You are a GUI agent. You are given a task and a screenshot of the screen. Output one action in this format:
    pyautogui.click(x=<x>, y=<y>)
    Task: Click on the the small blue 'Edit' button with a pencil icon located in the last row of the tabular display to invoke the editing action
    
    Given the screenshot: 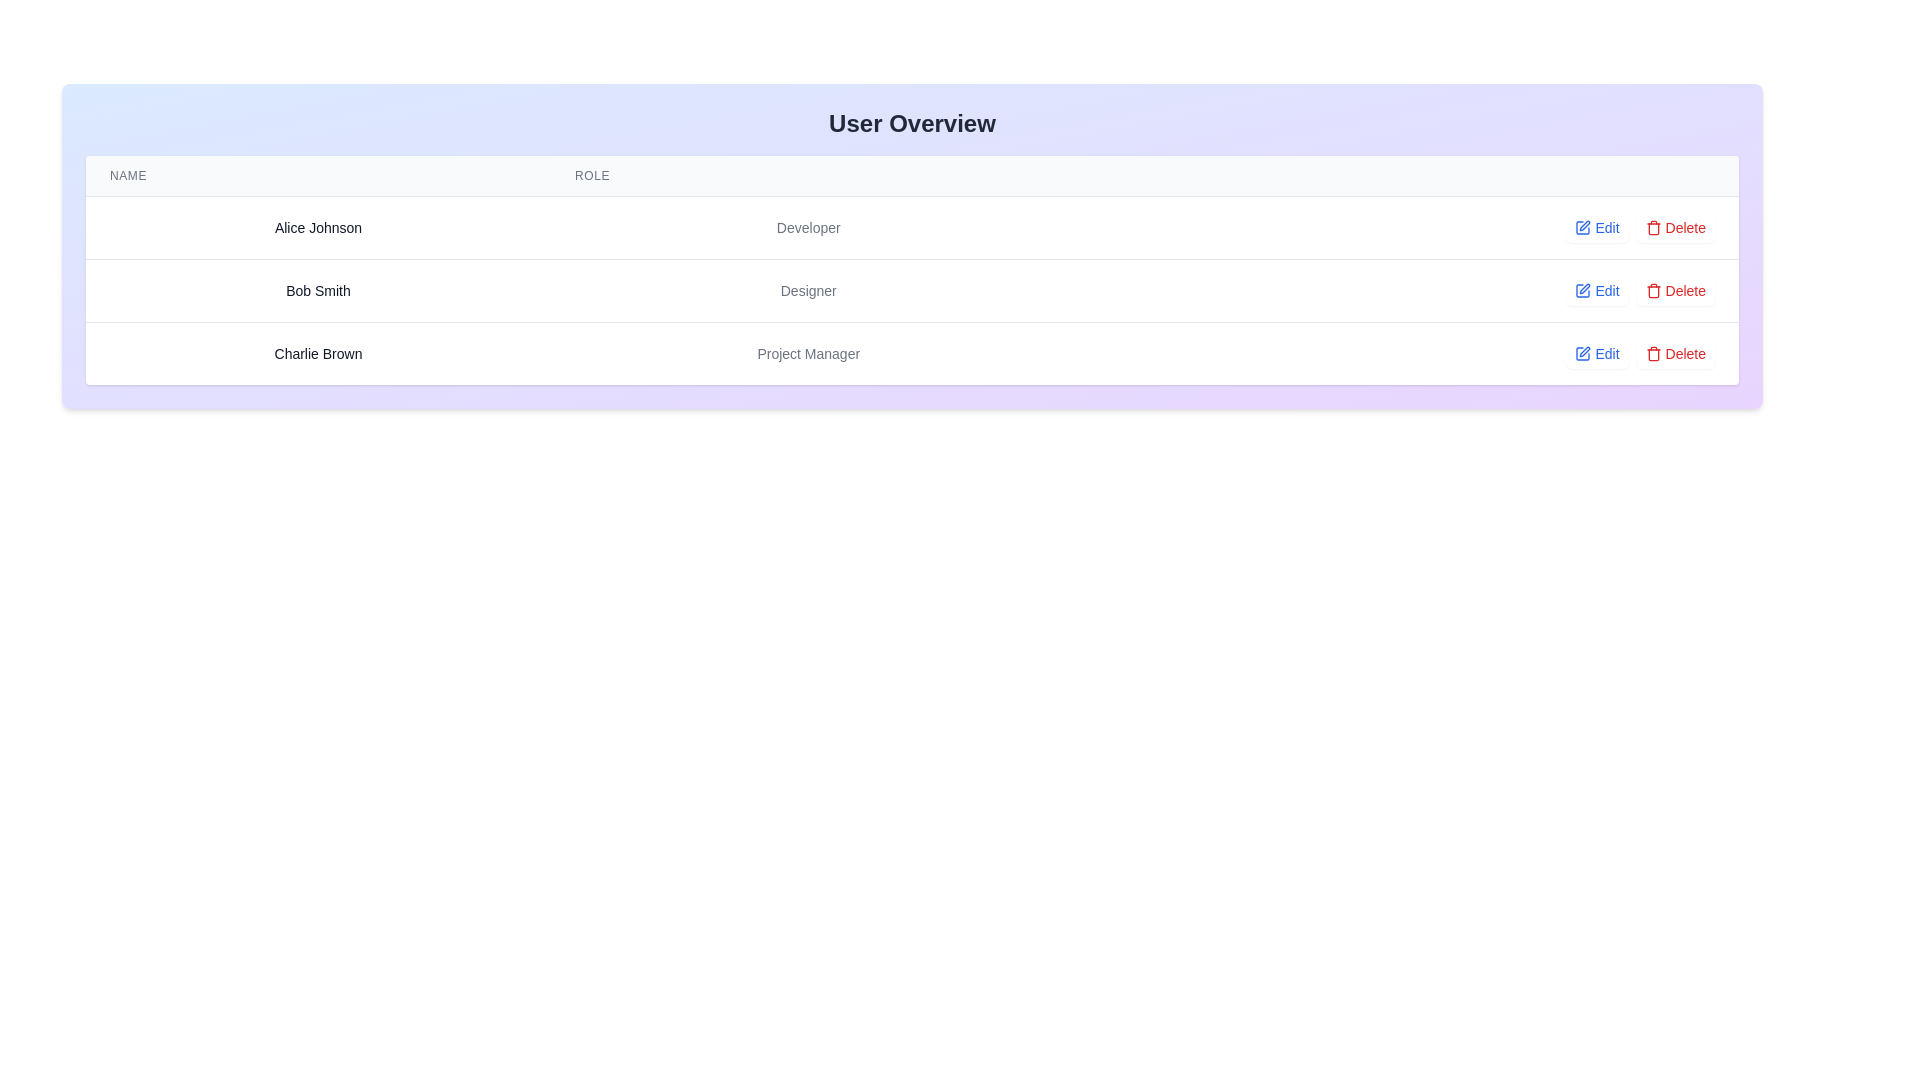 What is the action you would take?
    pyautogui.click(x=1596, y=353)
    